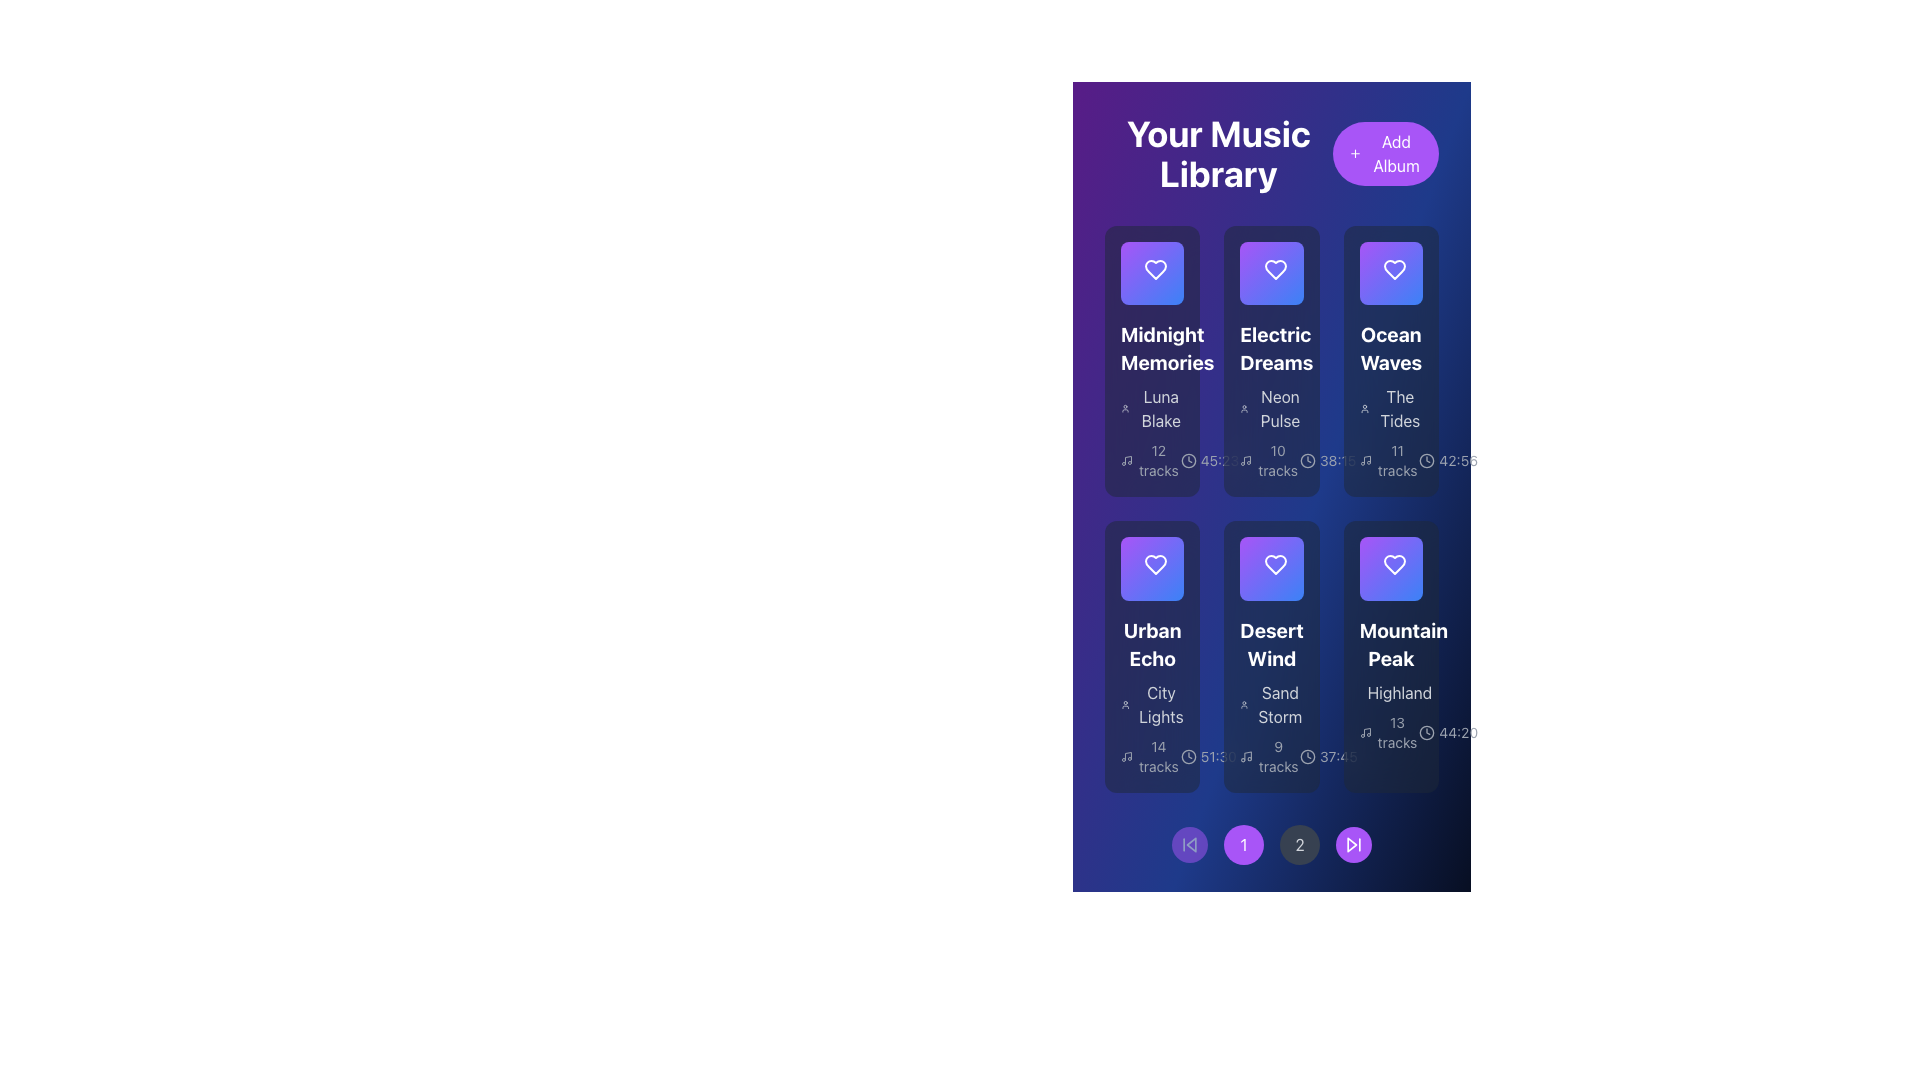 Image resolution: width=1920 pixels, height=1080 pixels. I want to click on the favorite toggle icon button located at the top center of the 'Electric Dreams' card, so click(1274, 270).